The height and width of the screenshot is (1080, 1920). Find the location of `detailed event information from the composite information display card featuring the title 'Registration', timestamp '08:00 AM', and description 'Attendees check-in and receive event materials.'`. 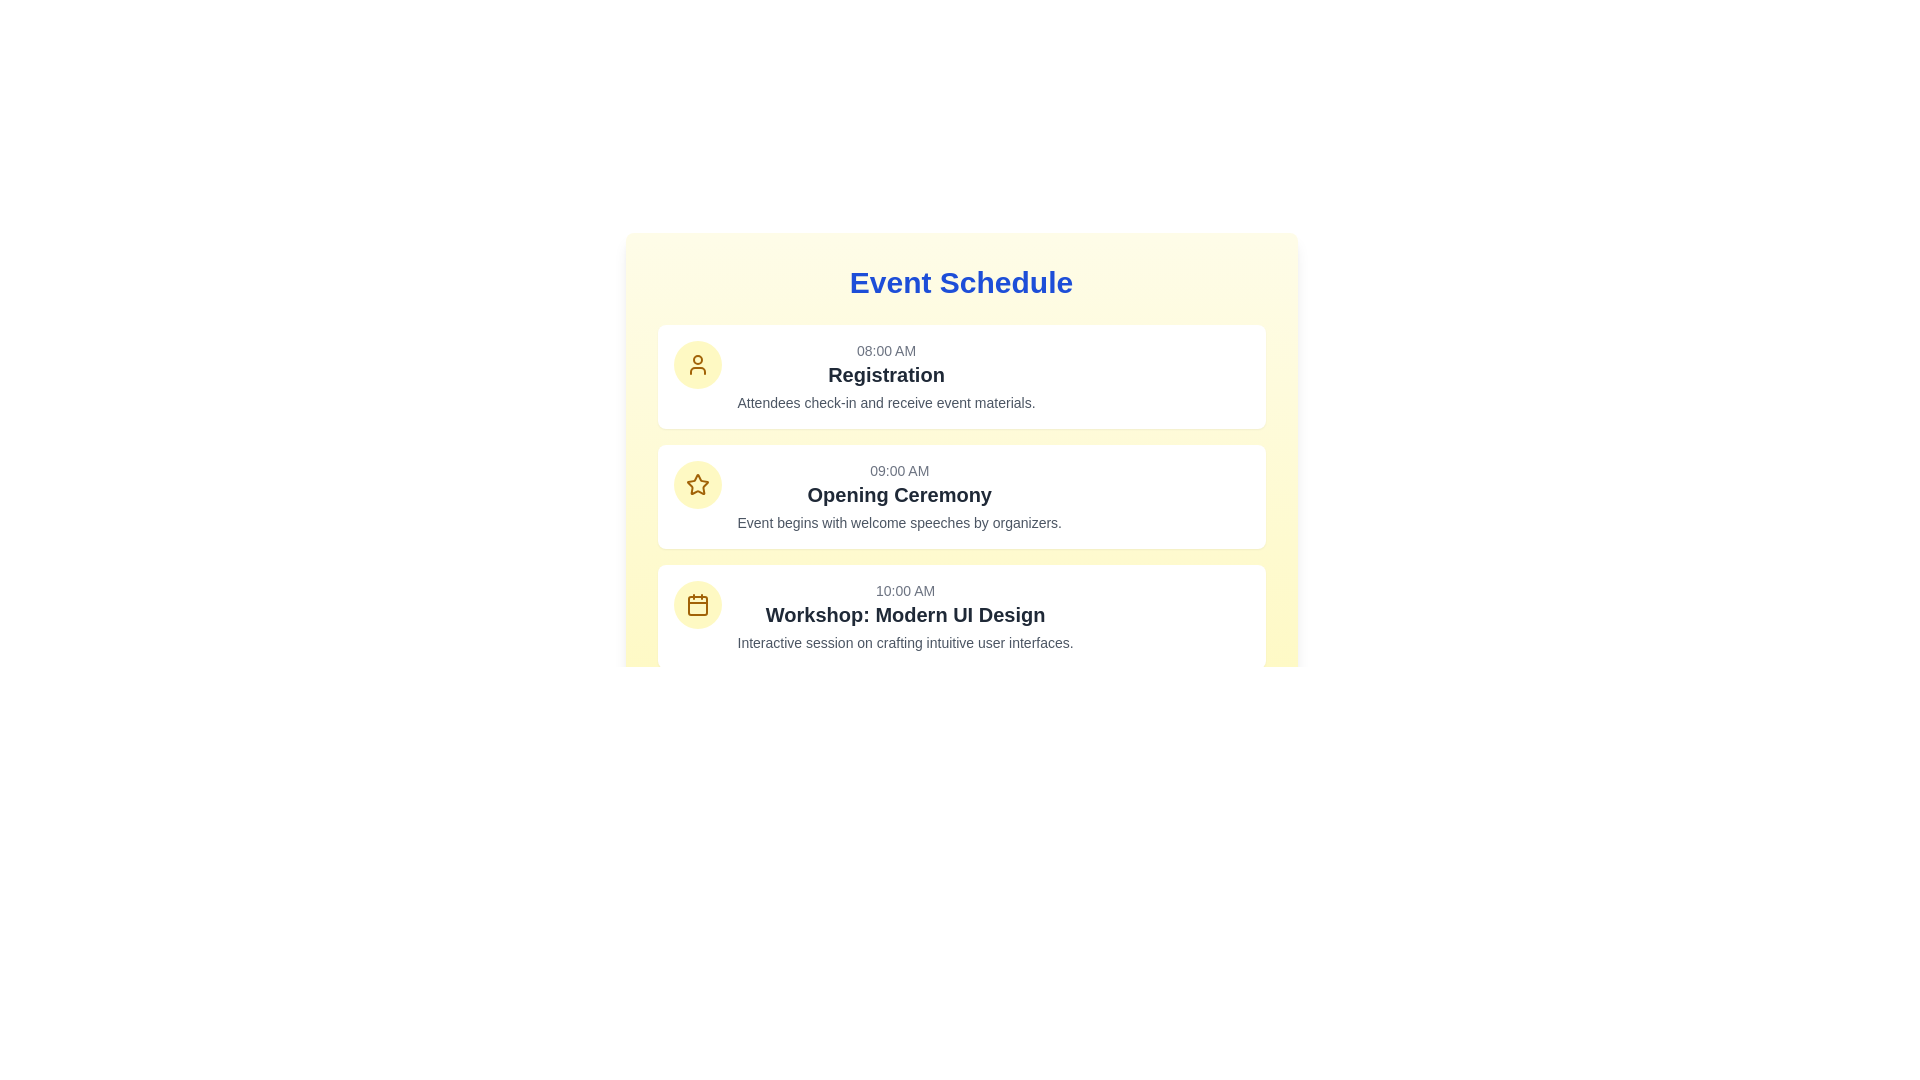

detailed event information from the composite information display card featuring the title 'Registration', timestamp '08:00 AM', and description 'Attendees check-in and receive event materials.' is located at coordinates (961, 377).